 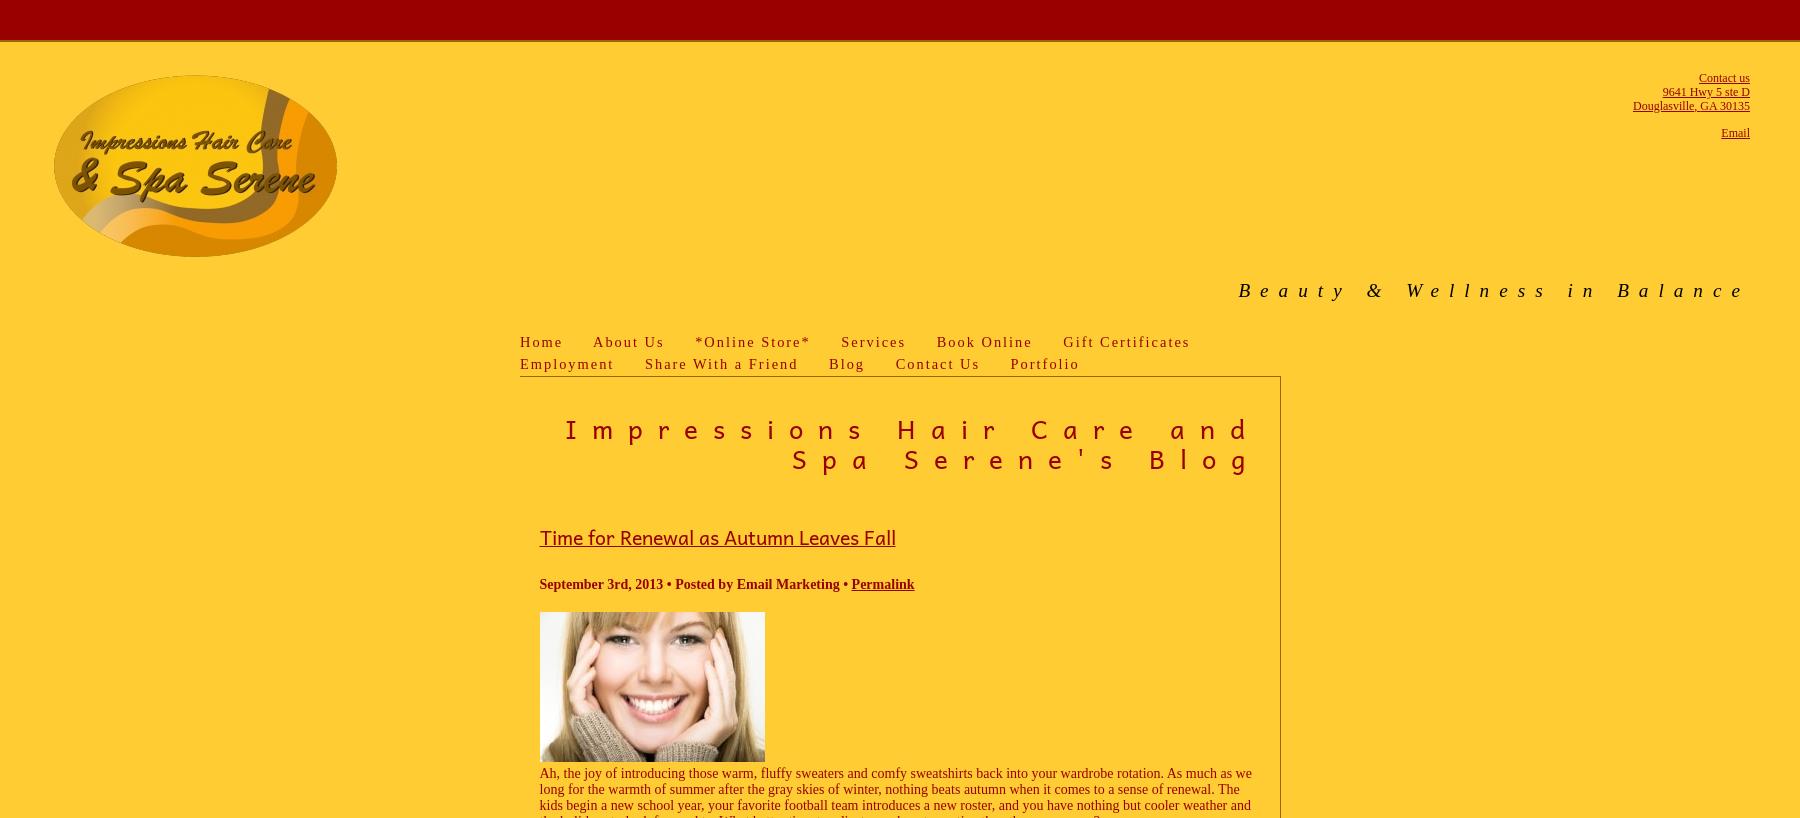 What do you see at coordinates (1708, 105) in the screenshot?
I see `'GA'` at bounding box center [1708, 105].